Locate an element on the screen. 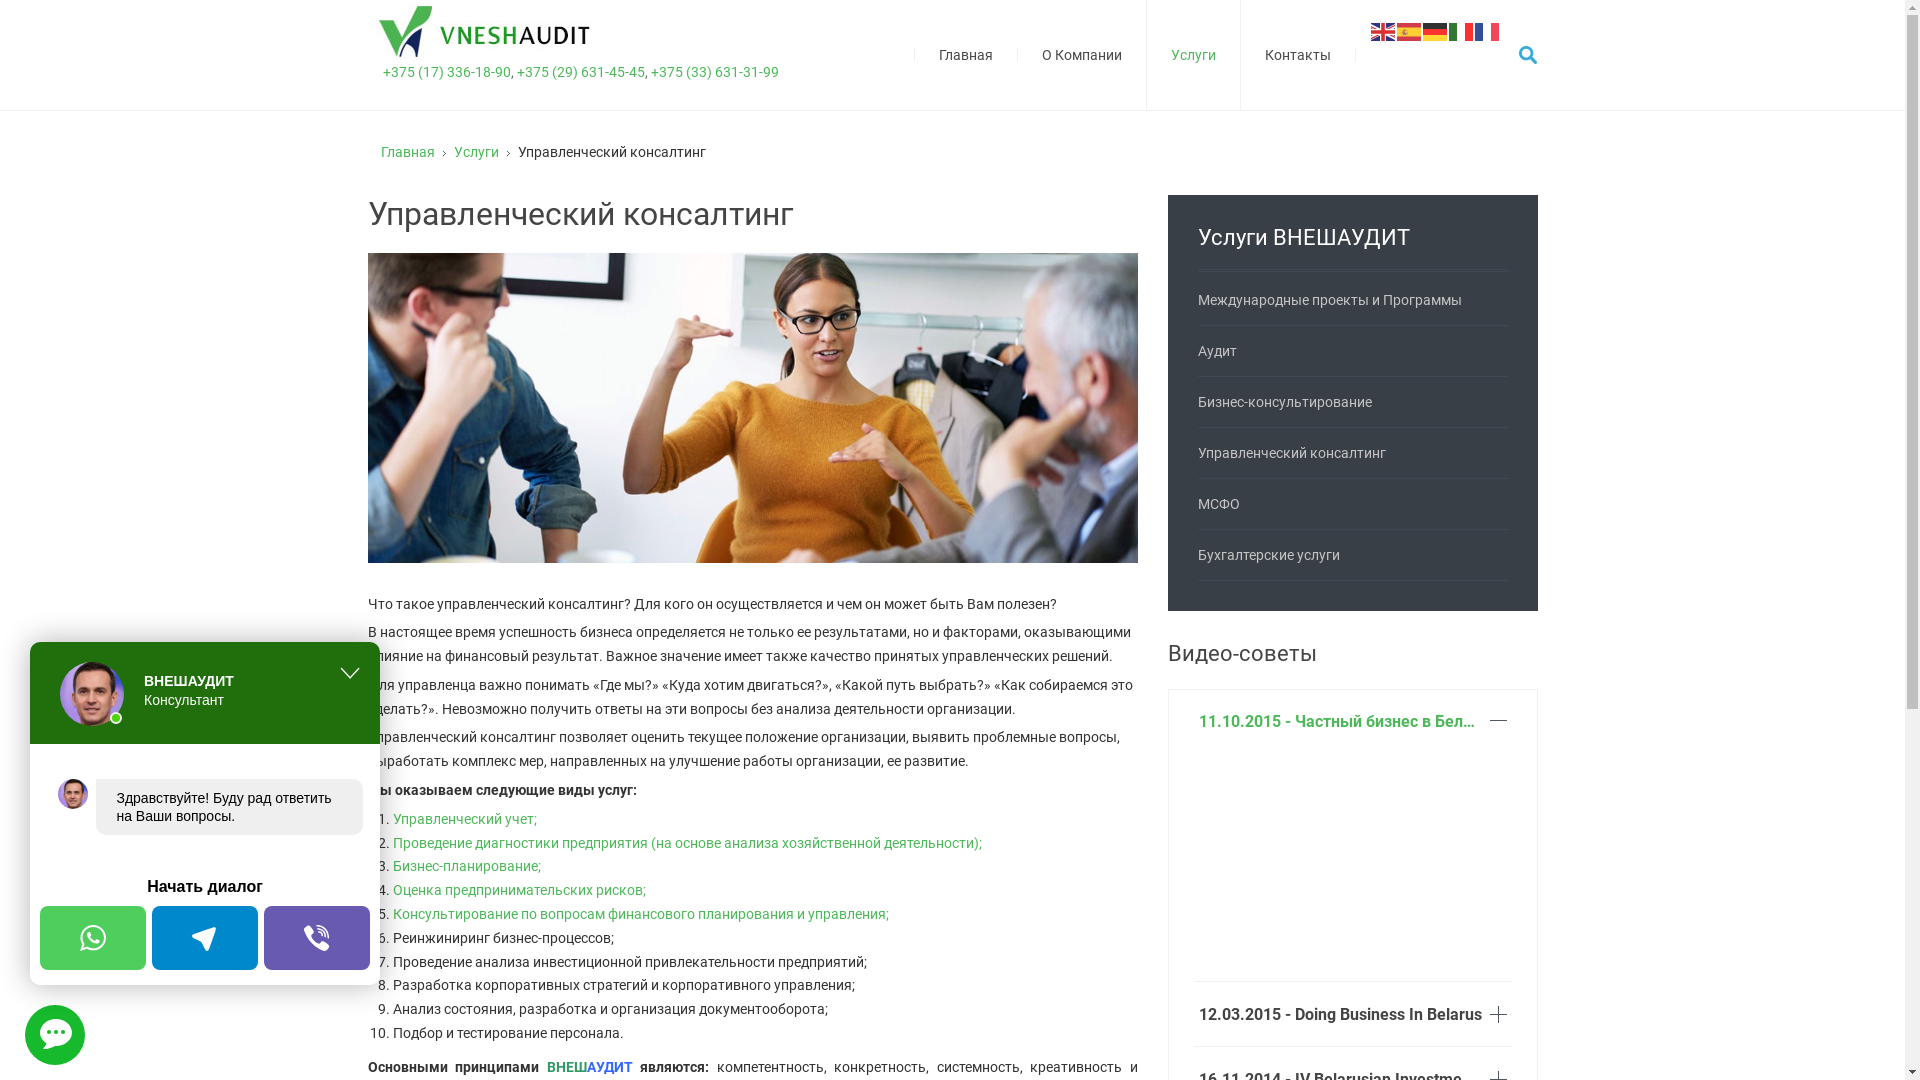 The height and width of the screenshot is (1080, 1920). 'Phone' is located at coordinates (315, 937).